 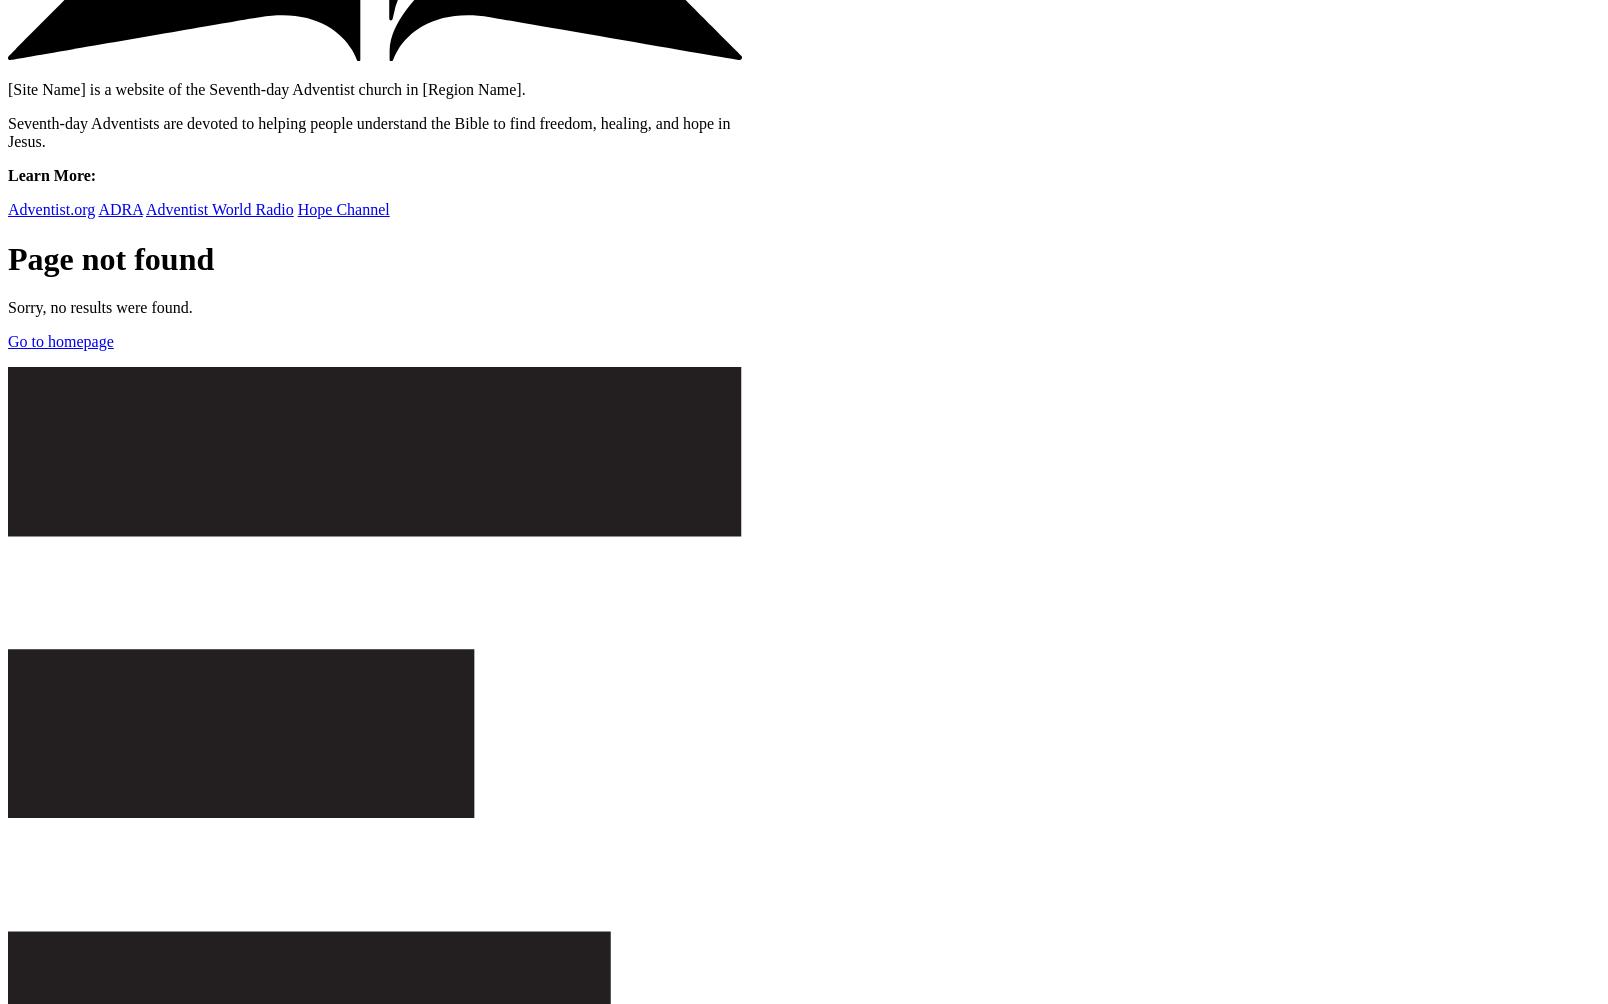 I want to click on 'Adventist.org', so click(x=50, y=208).